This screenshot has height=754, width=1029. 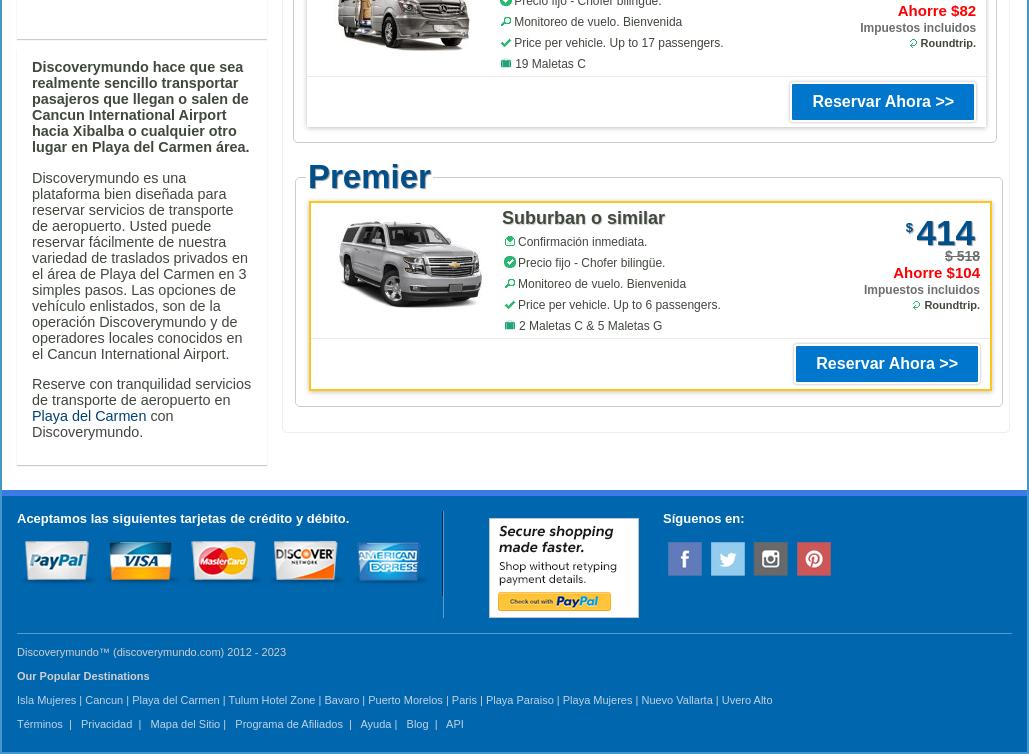 I want to click on 'Discoverymundo™ (discoverymundo.com) 2012 - 2023', so click(x=16, y=650).